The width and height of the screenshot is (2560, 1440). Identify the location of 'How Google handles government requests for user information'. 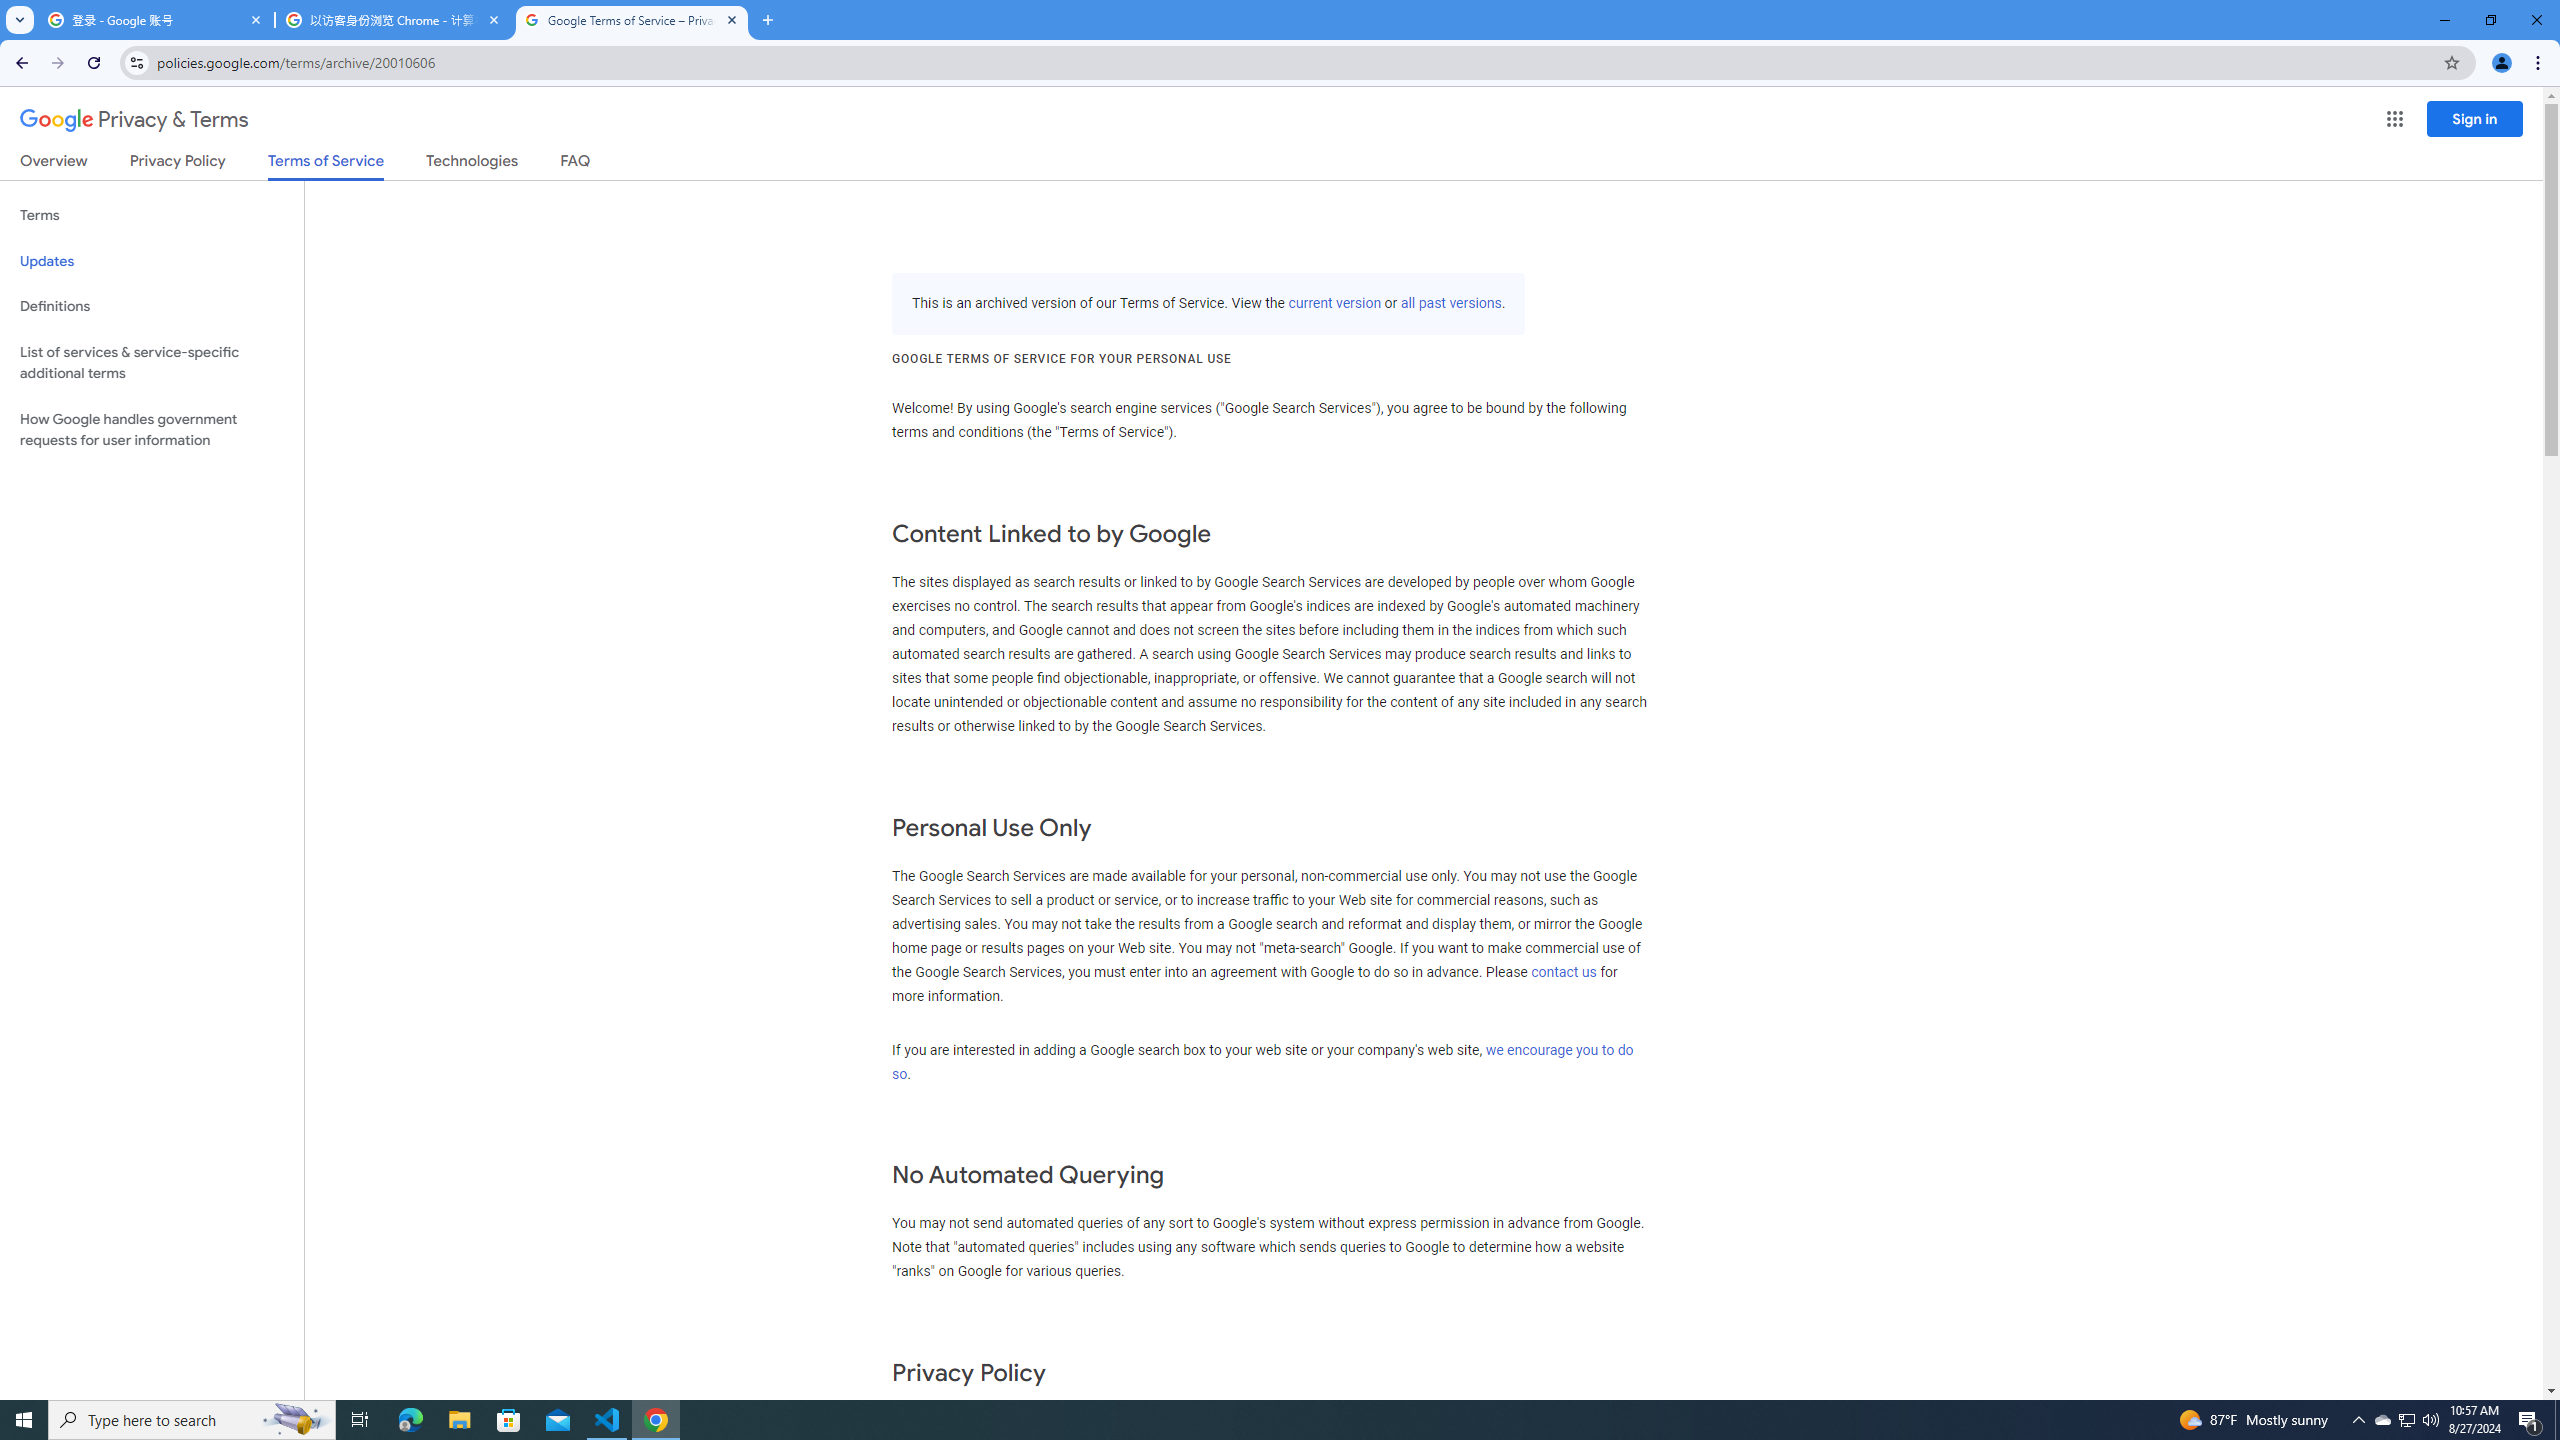
(151, 428).